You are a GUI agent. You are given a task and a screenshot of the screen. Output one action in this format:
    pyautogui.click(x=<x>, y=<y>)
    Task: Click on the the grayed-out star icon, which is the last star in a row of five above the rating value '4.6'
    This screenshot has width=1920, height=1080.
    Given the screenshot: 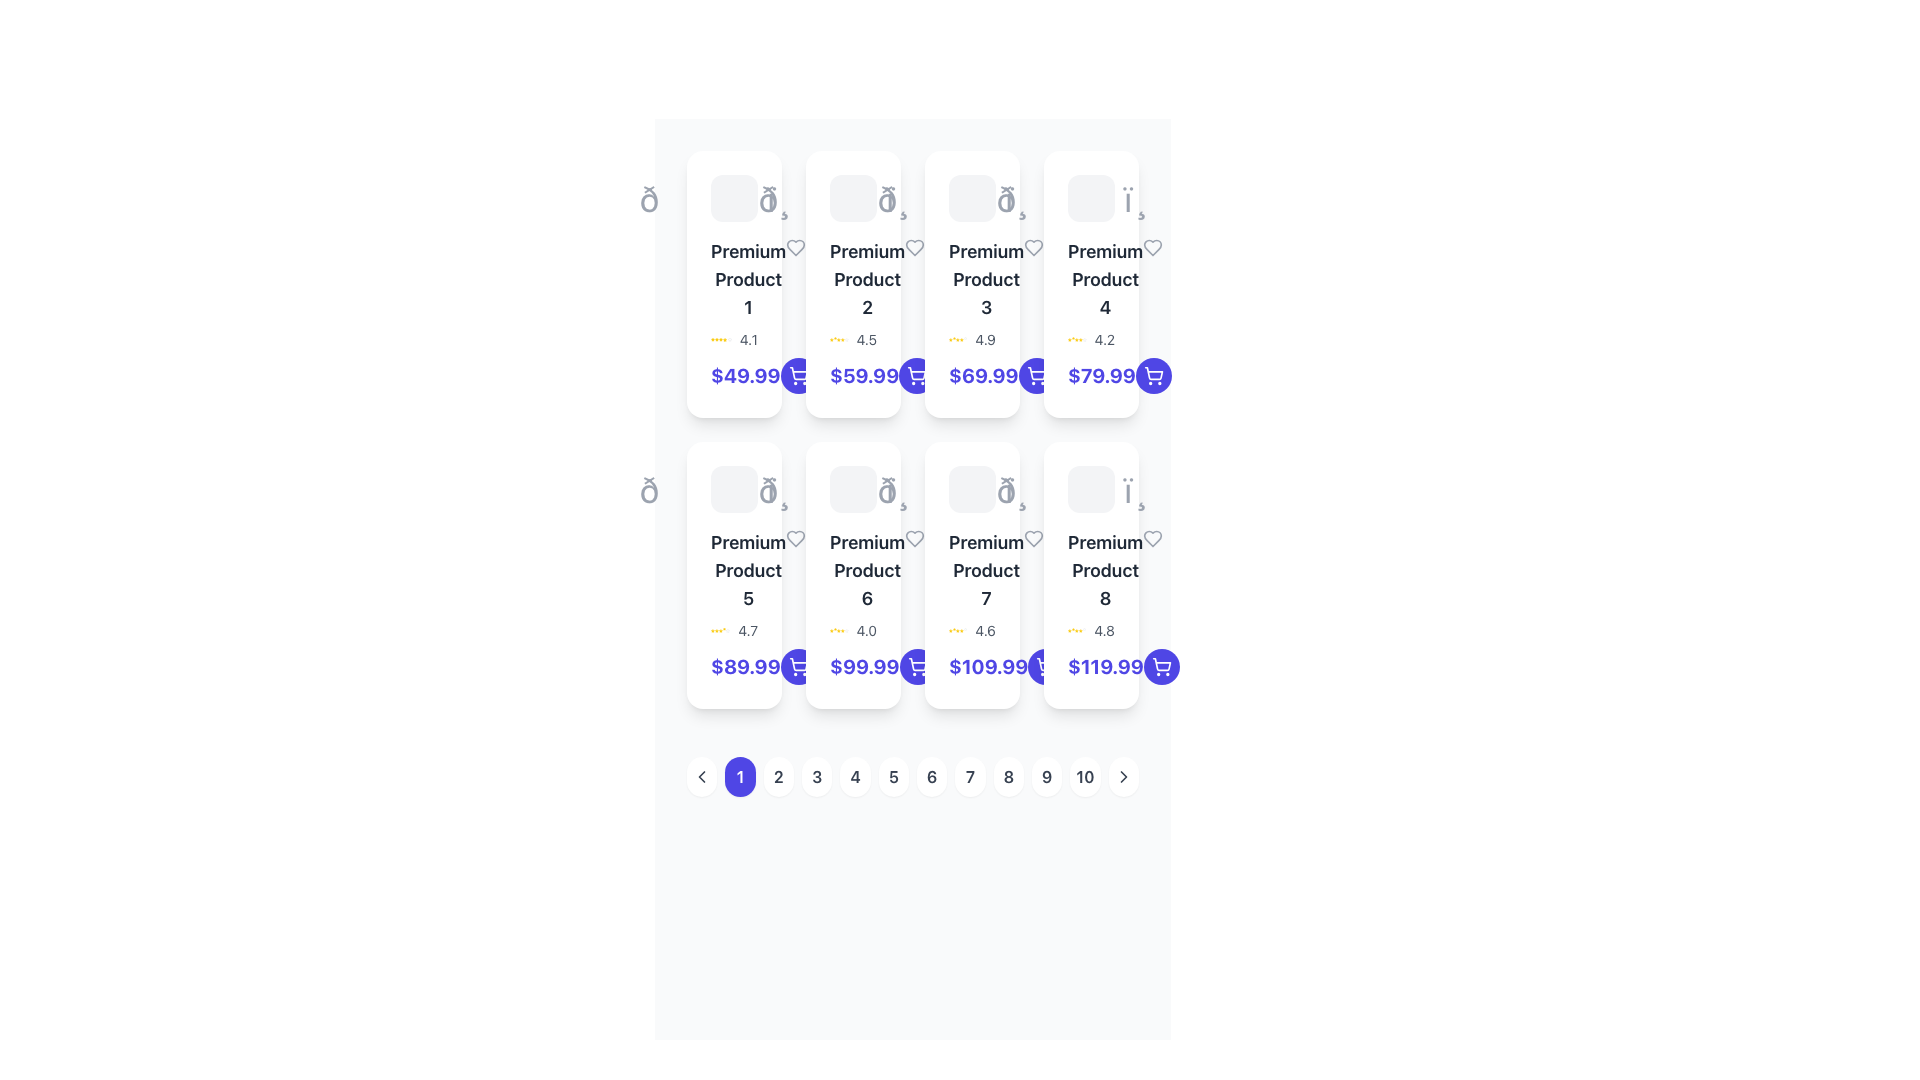 What is the action you would take?
    pyautogui.click(x=965, y=631)
    